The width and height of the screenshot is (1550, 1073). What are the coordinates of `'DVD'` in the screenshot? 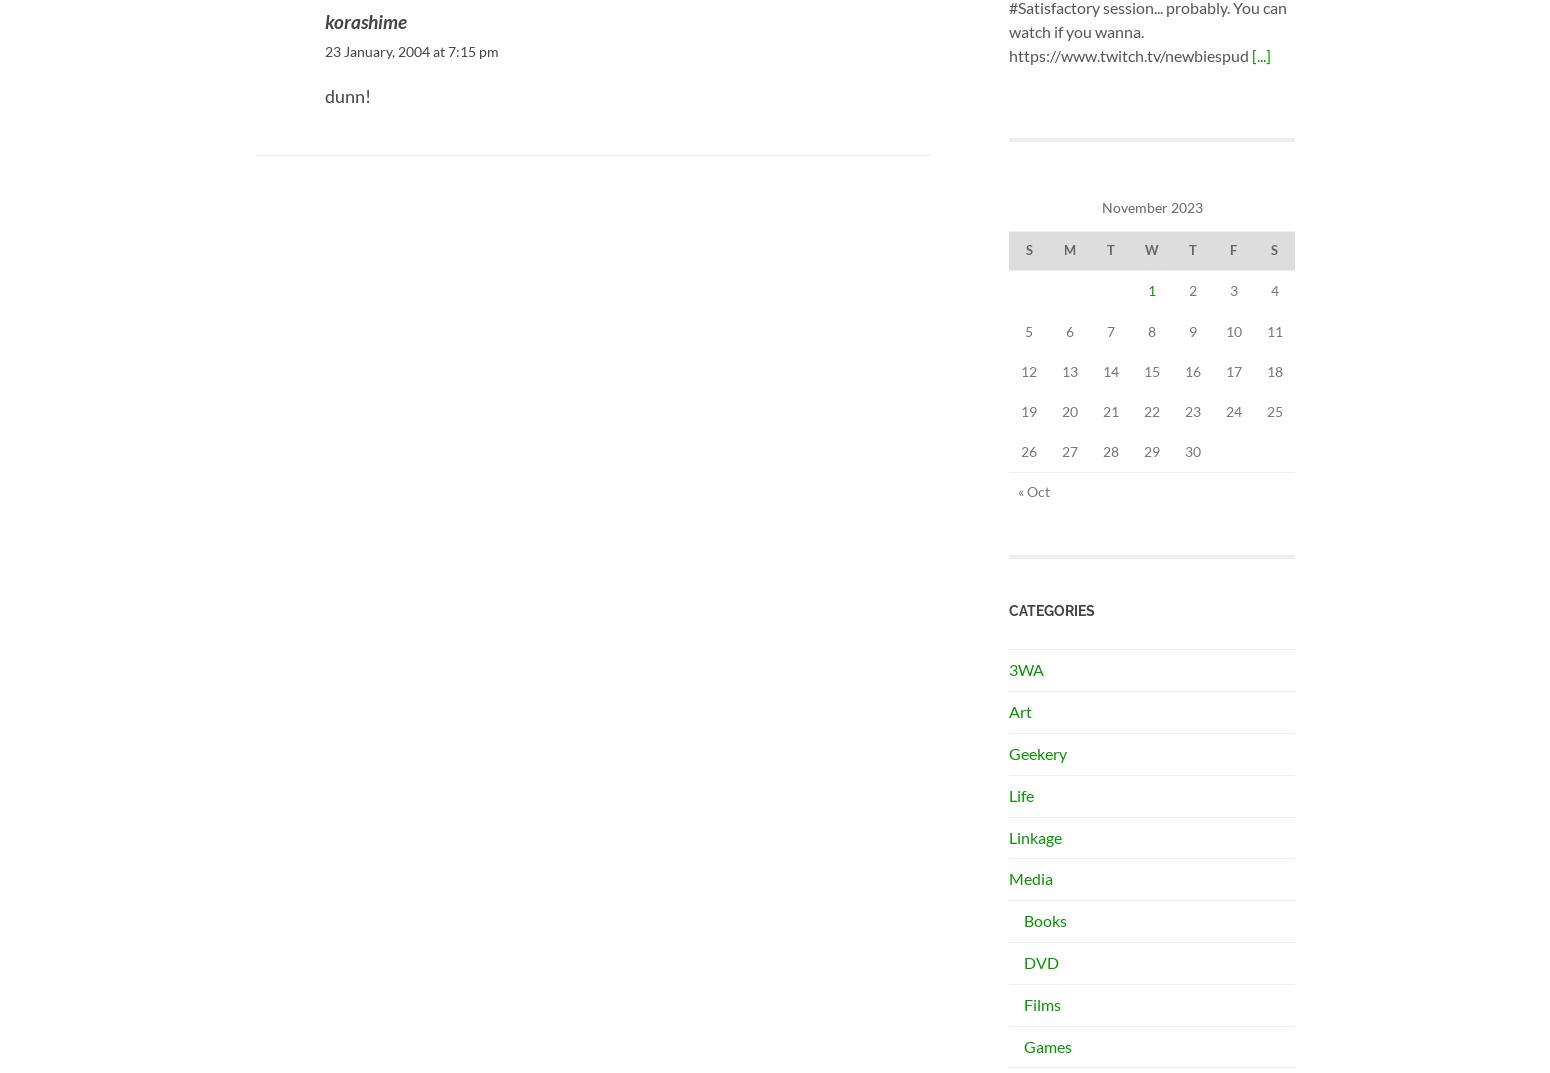 It's located at (1041, 961).